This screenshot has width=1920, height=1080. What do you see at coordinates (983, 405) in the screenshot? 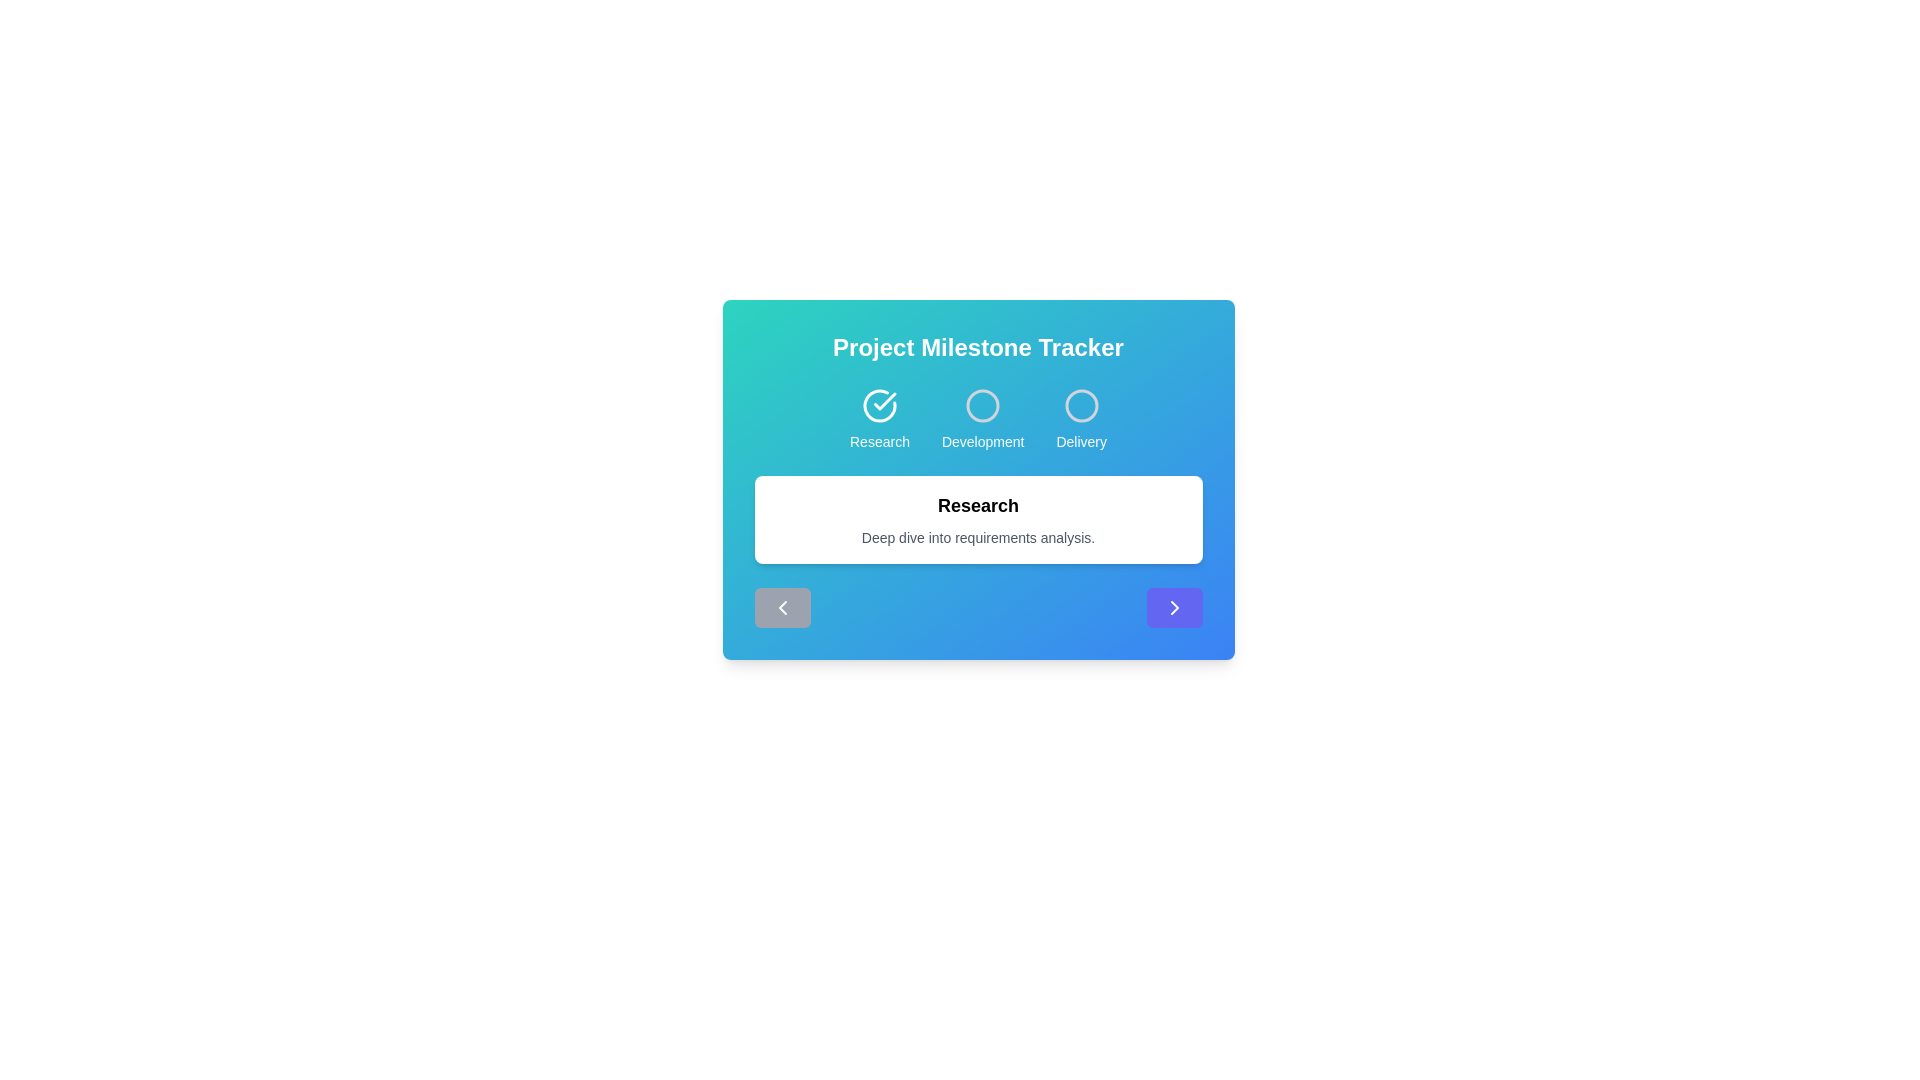
I see `the second icon in the horizontal grouping at the top-center area of the interface, which indicates the 'Development' stage, positioned above the label 'Development'` at bounding box center [983, 405].